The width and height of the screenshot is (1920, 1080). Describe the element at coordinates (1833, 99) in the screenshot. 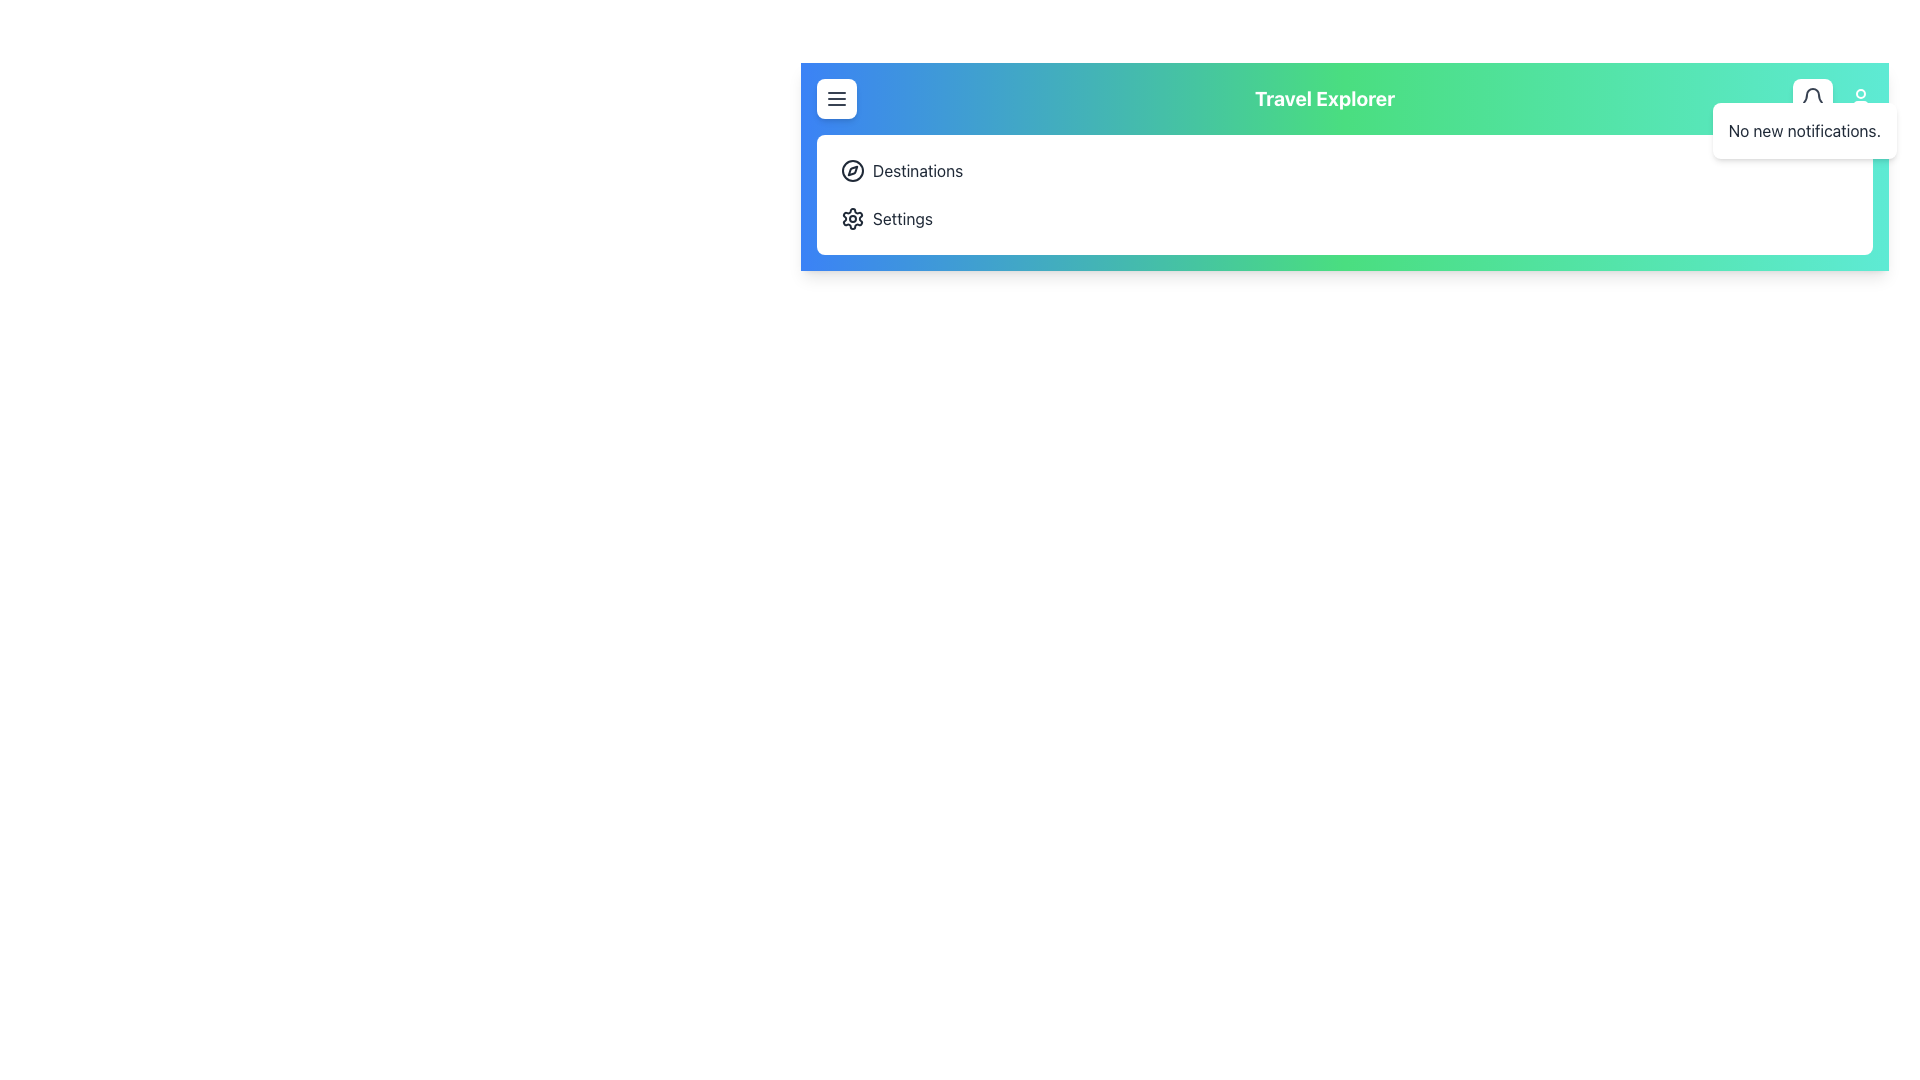

I see `the user profile icon located in the top-right corner of the interface, adjacent to the title 'Travel Explorer'` at that location.